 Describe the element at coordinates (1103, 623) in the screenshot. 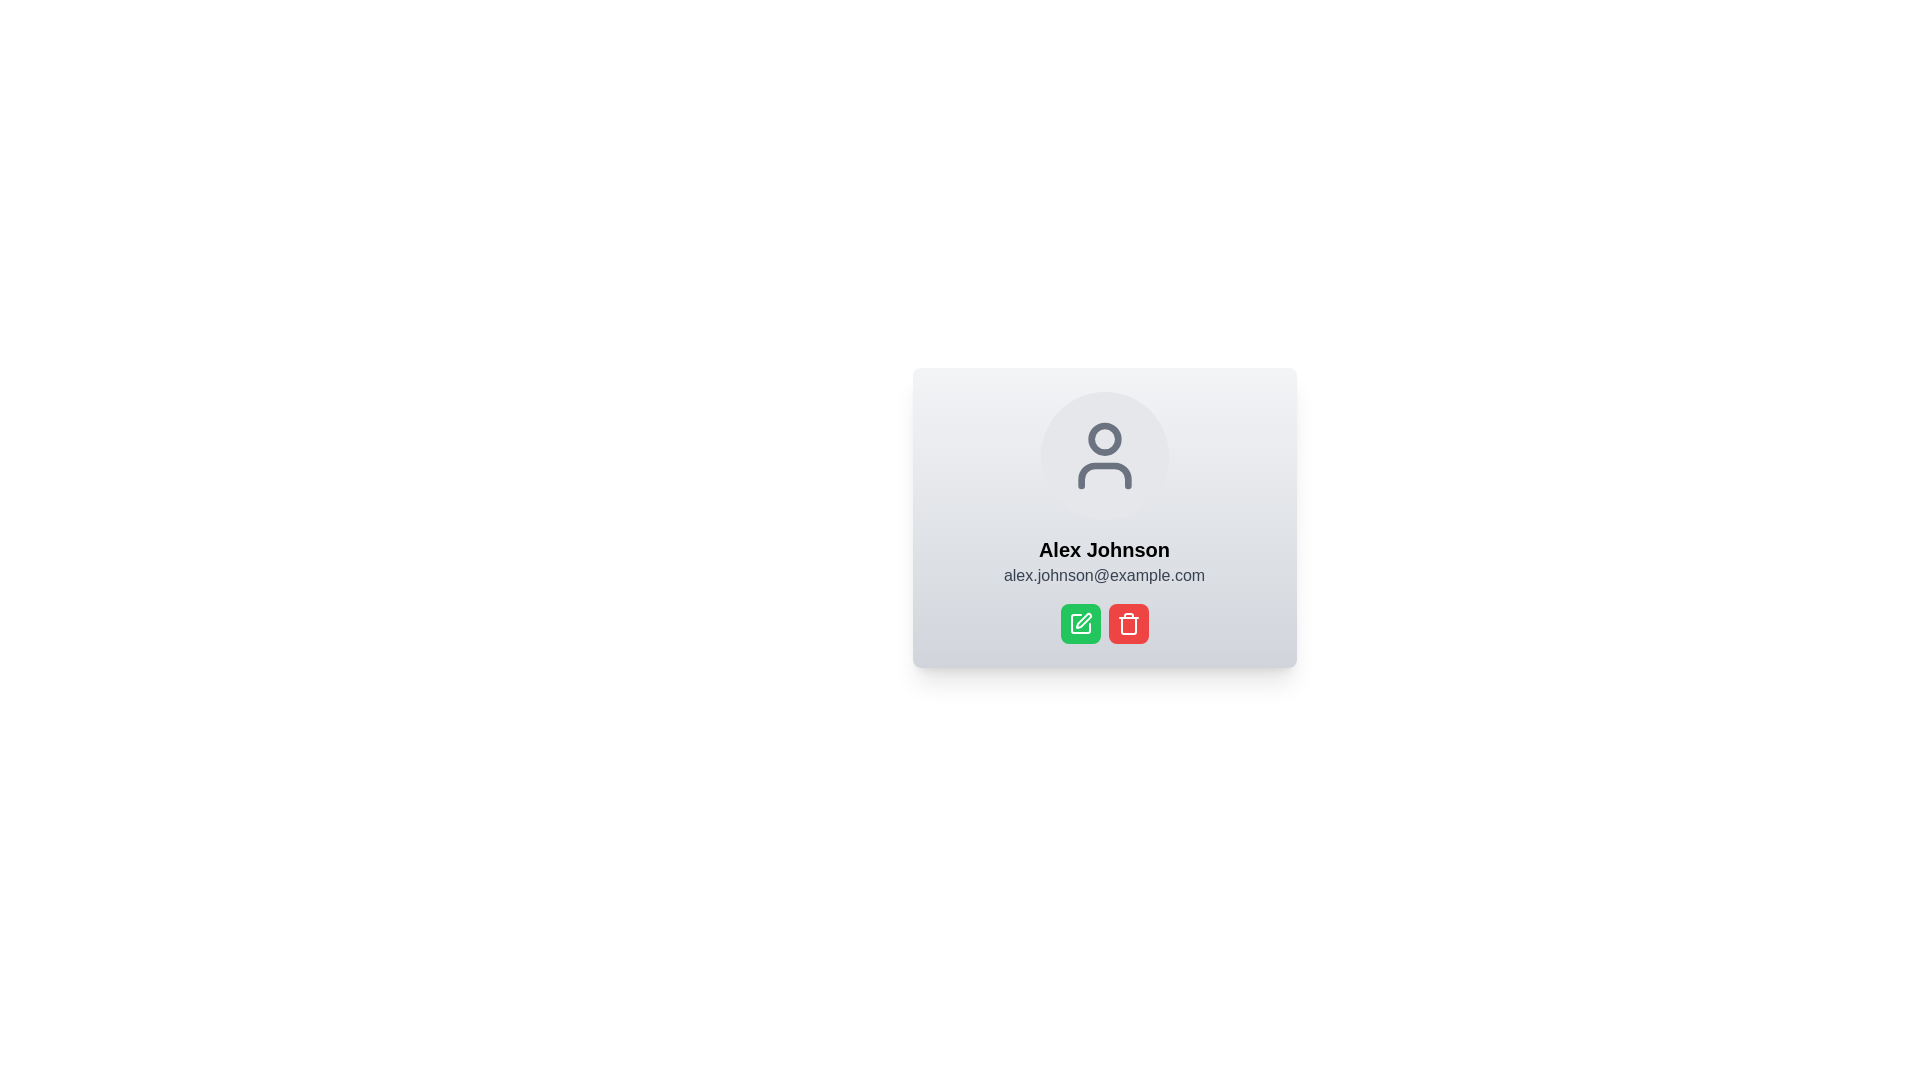

I see `the group of action buttons located below the user's name 'Alex Johnson' and email 'alex.johnson@example.com'` at that location.